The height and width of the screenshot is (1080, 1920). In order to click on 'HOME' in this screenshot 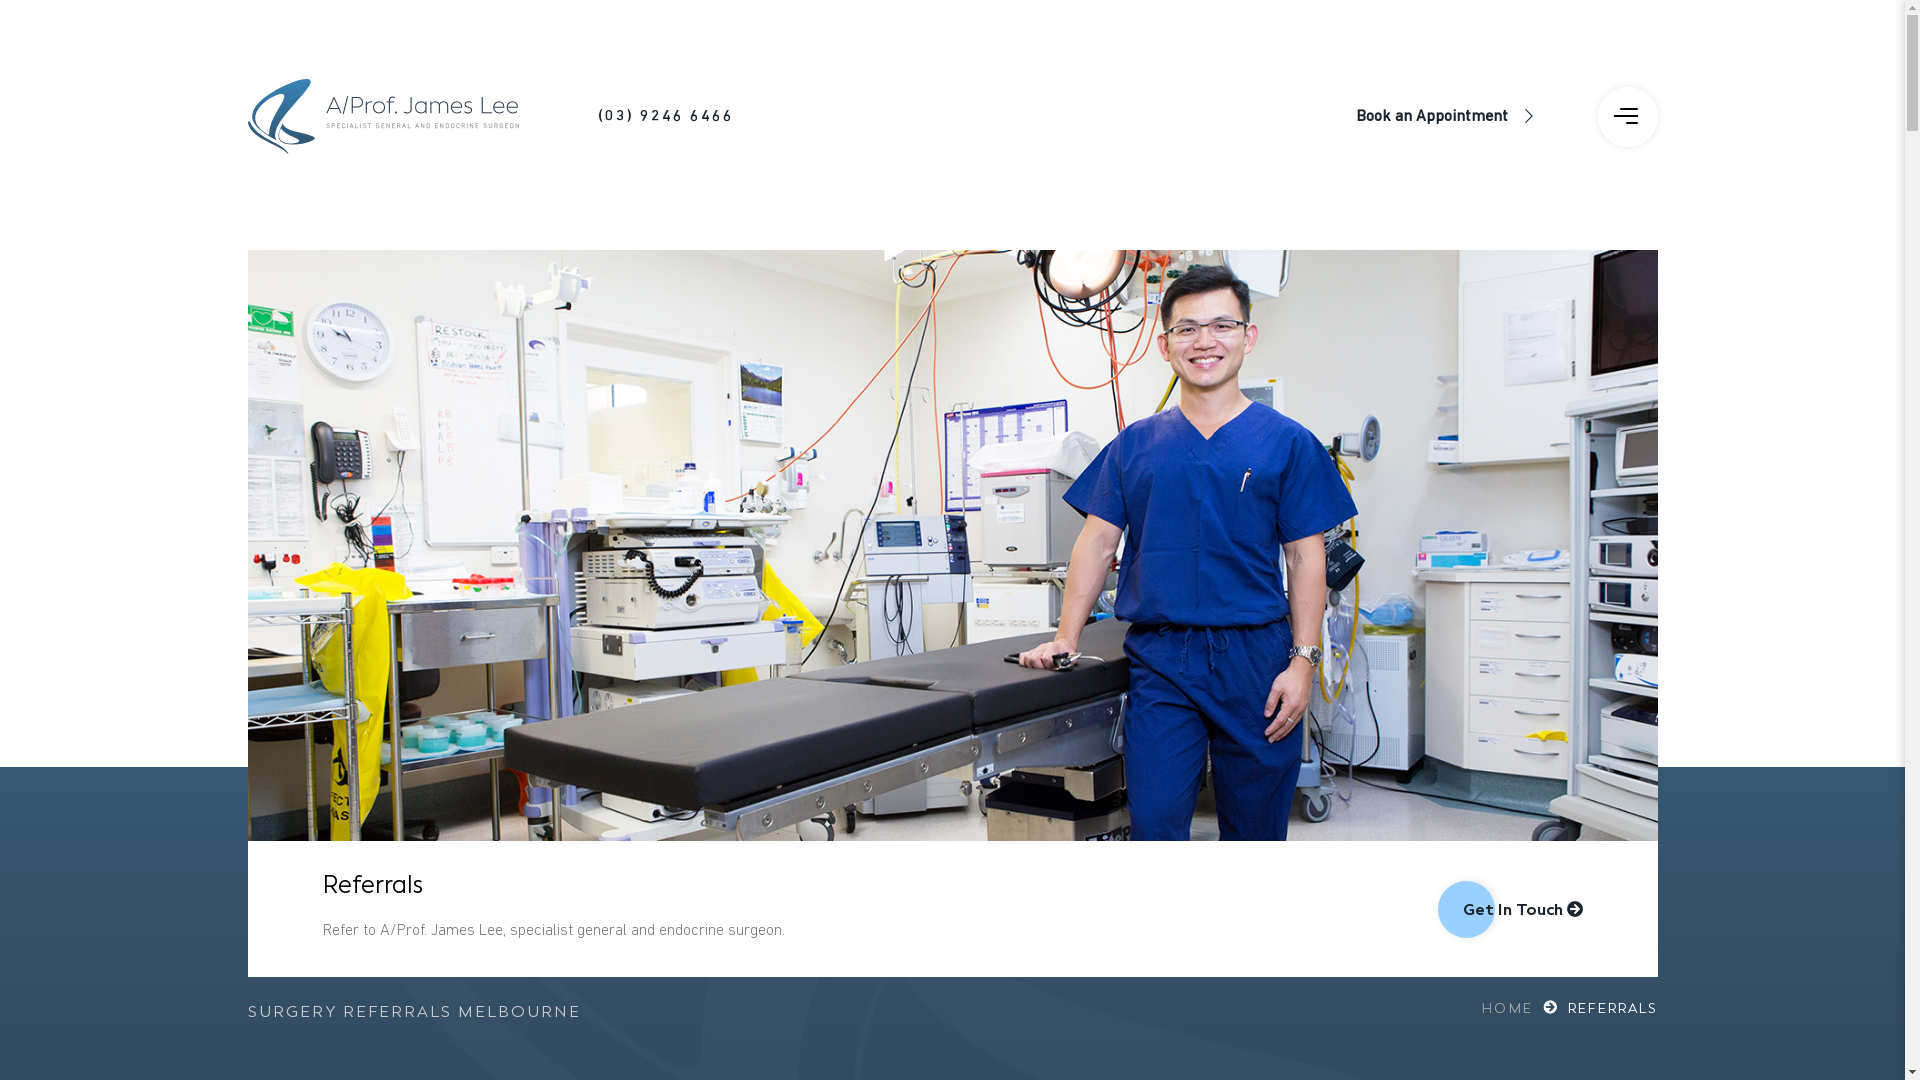, I will do `click(1521, 1009)`.